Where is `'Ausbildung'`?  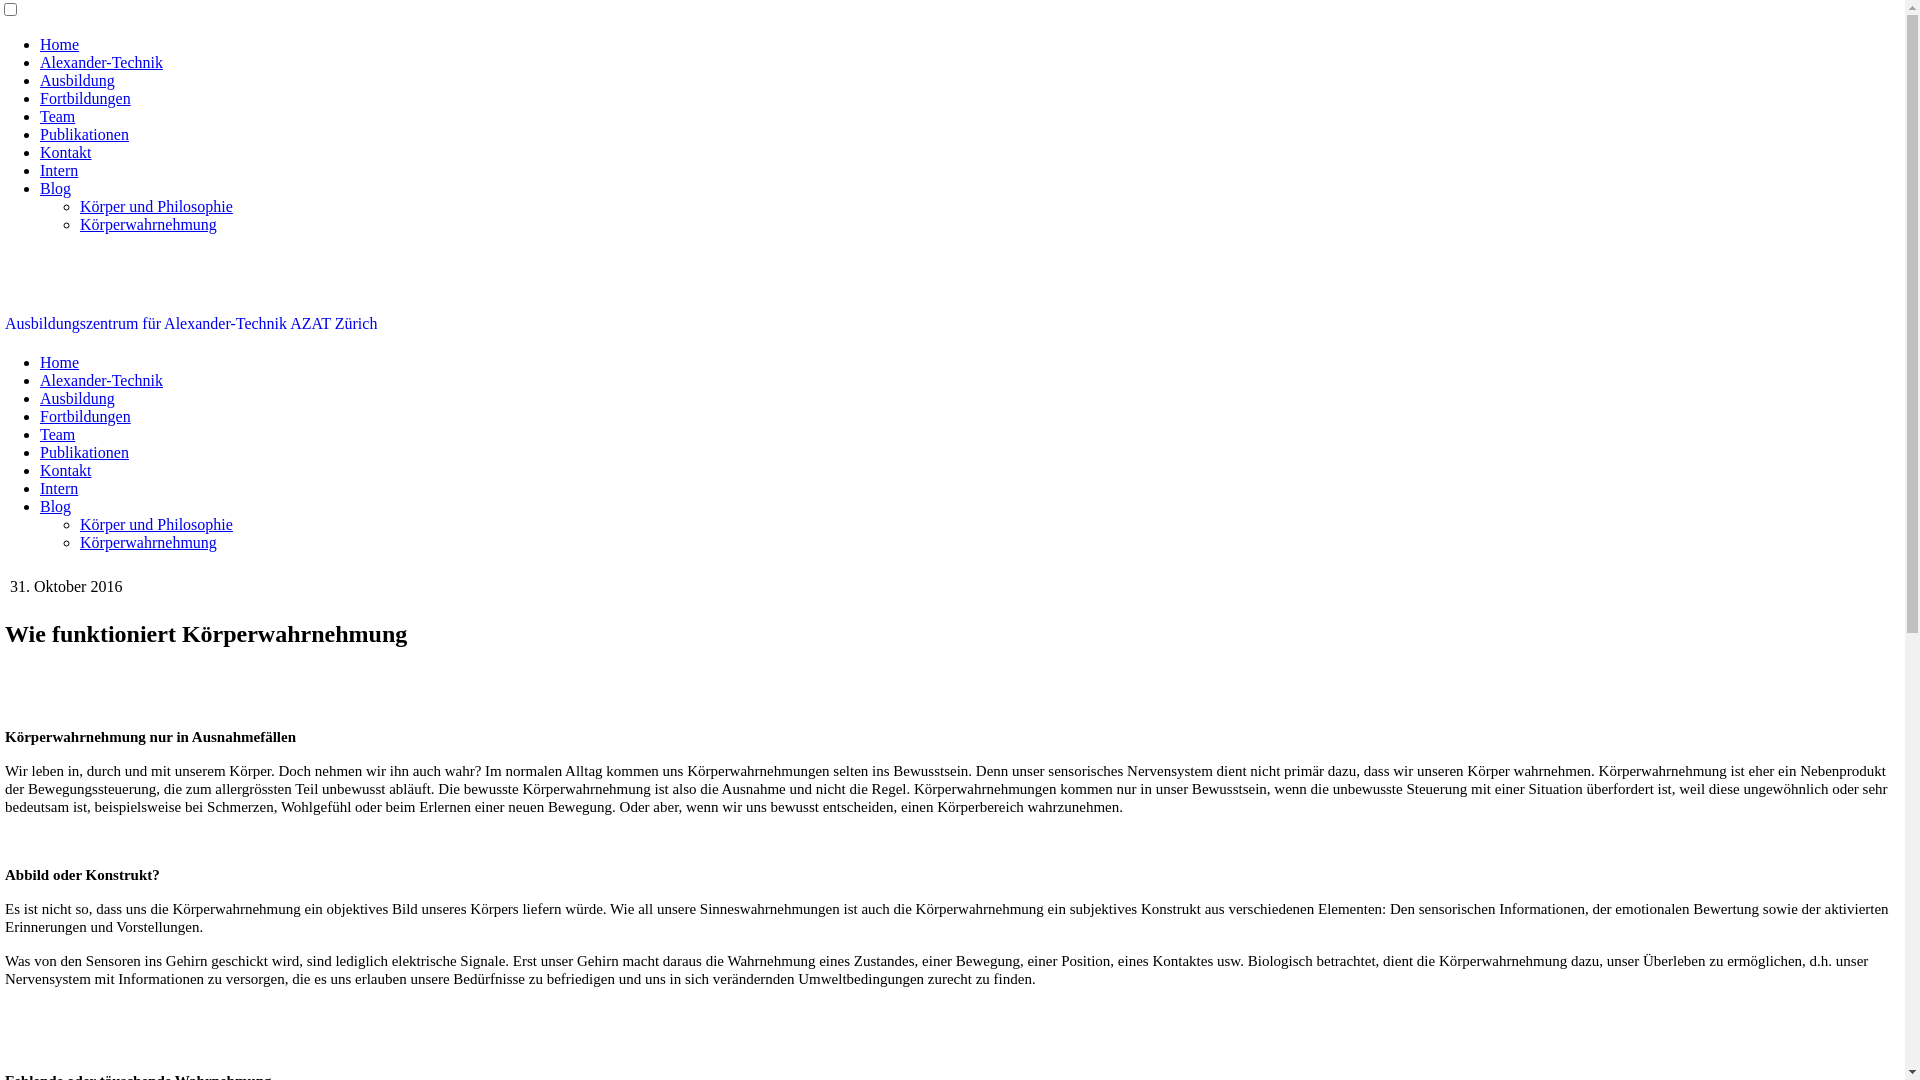
'Ausbildung' is located at coordinates (77, 398).